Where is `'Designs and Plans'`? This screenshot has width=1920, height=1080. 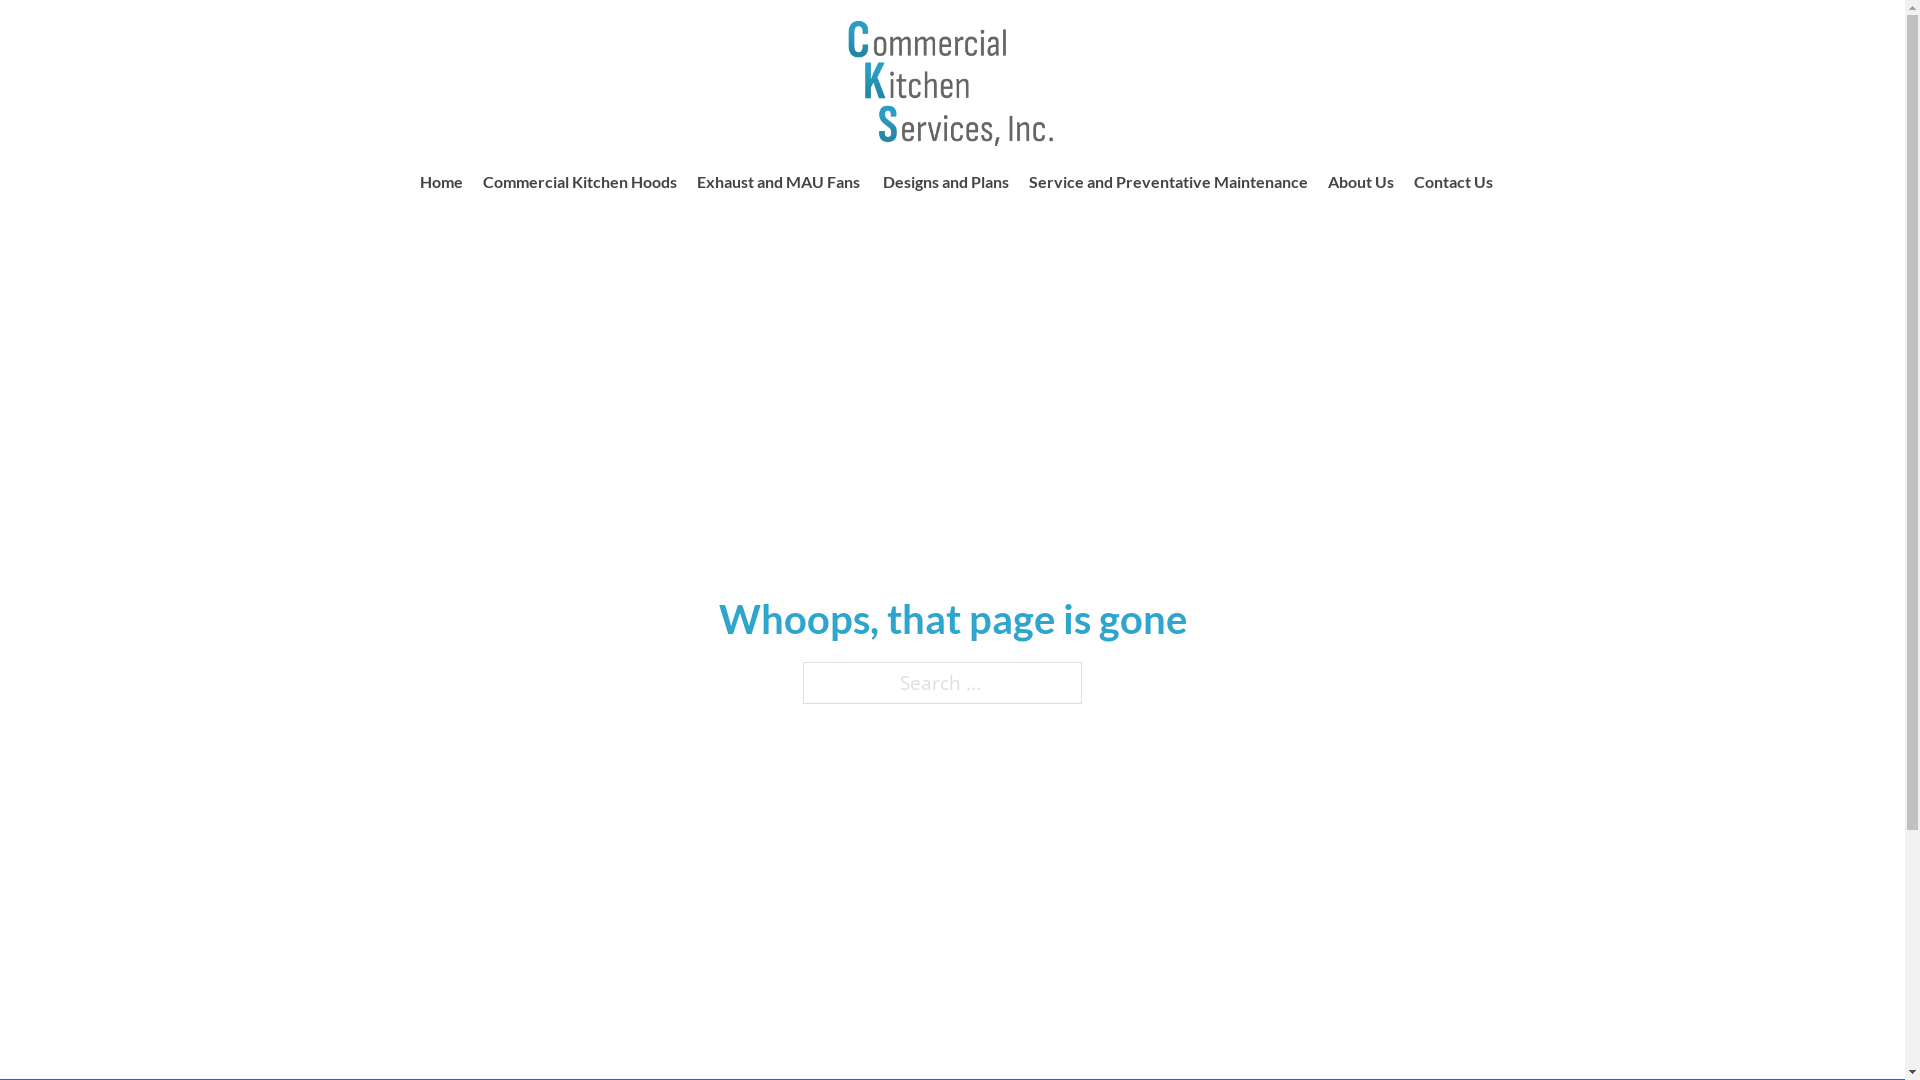
'Designs and Plans' is located at coordinates (944, 181).